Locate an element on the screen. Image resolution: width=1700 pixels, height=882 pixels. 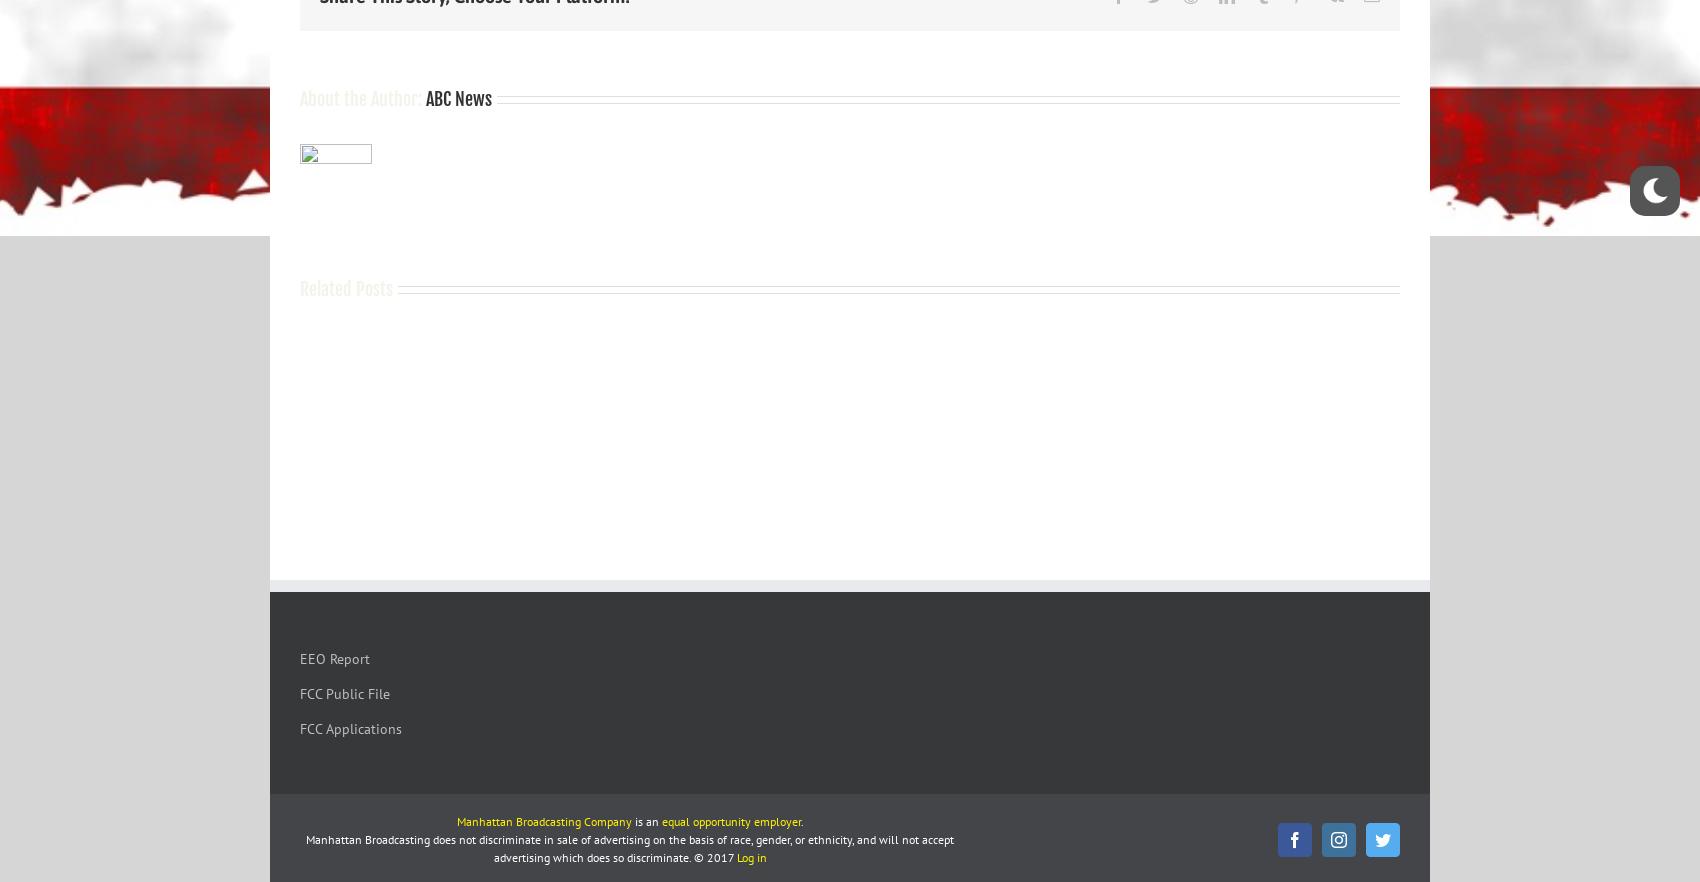
'Manhattan Broadcasting Company' is located at coordinates (455, 820).